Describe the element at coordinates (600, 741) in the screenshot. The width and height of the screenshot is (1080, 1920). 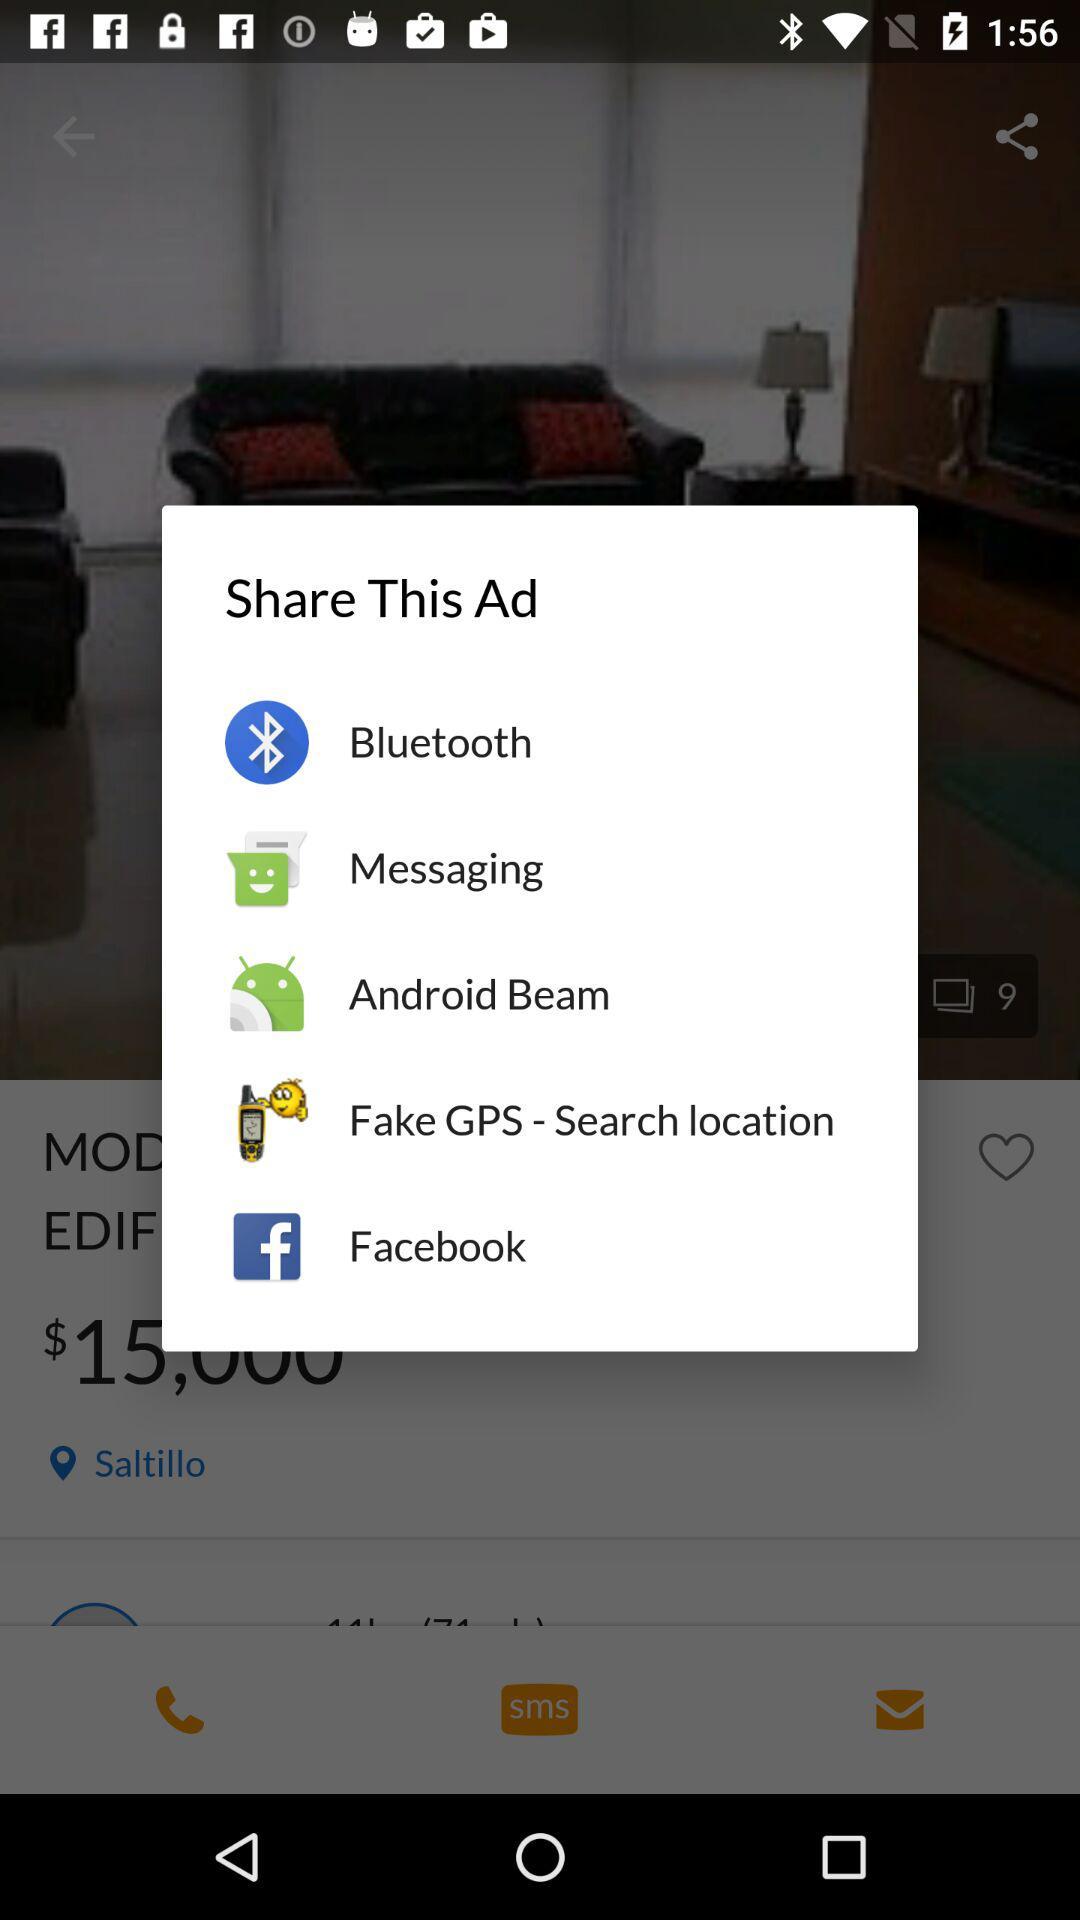
I see `bluetooth icon` at that location.